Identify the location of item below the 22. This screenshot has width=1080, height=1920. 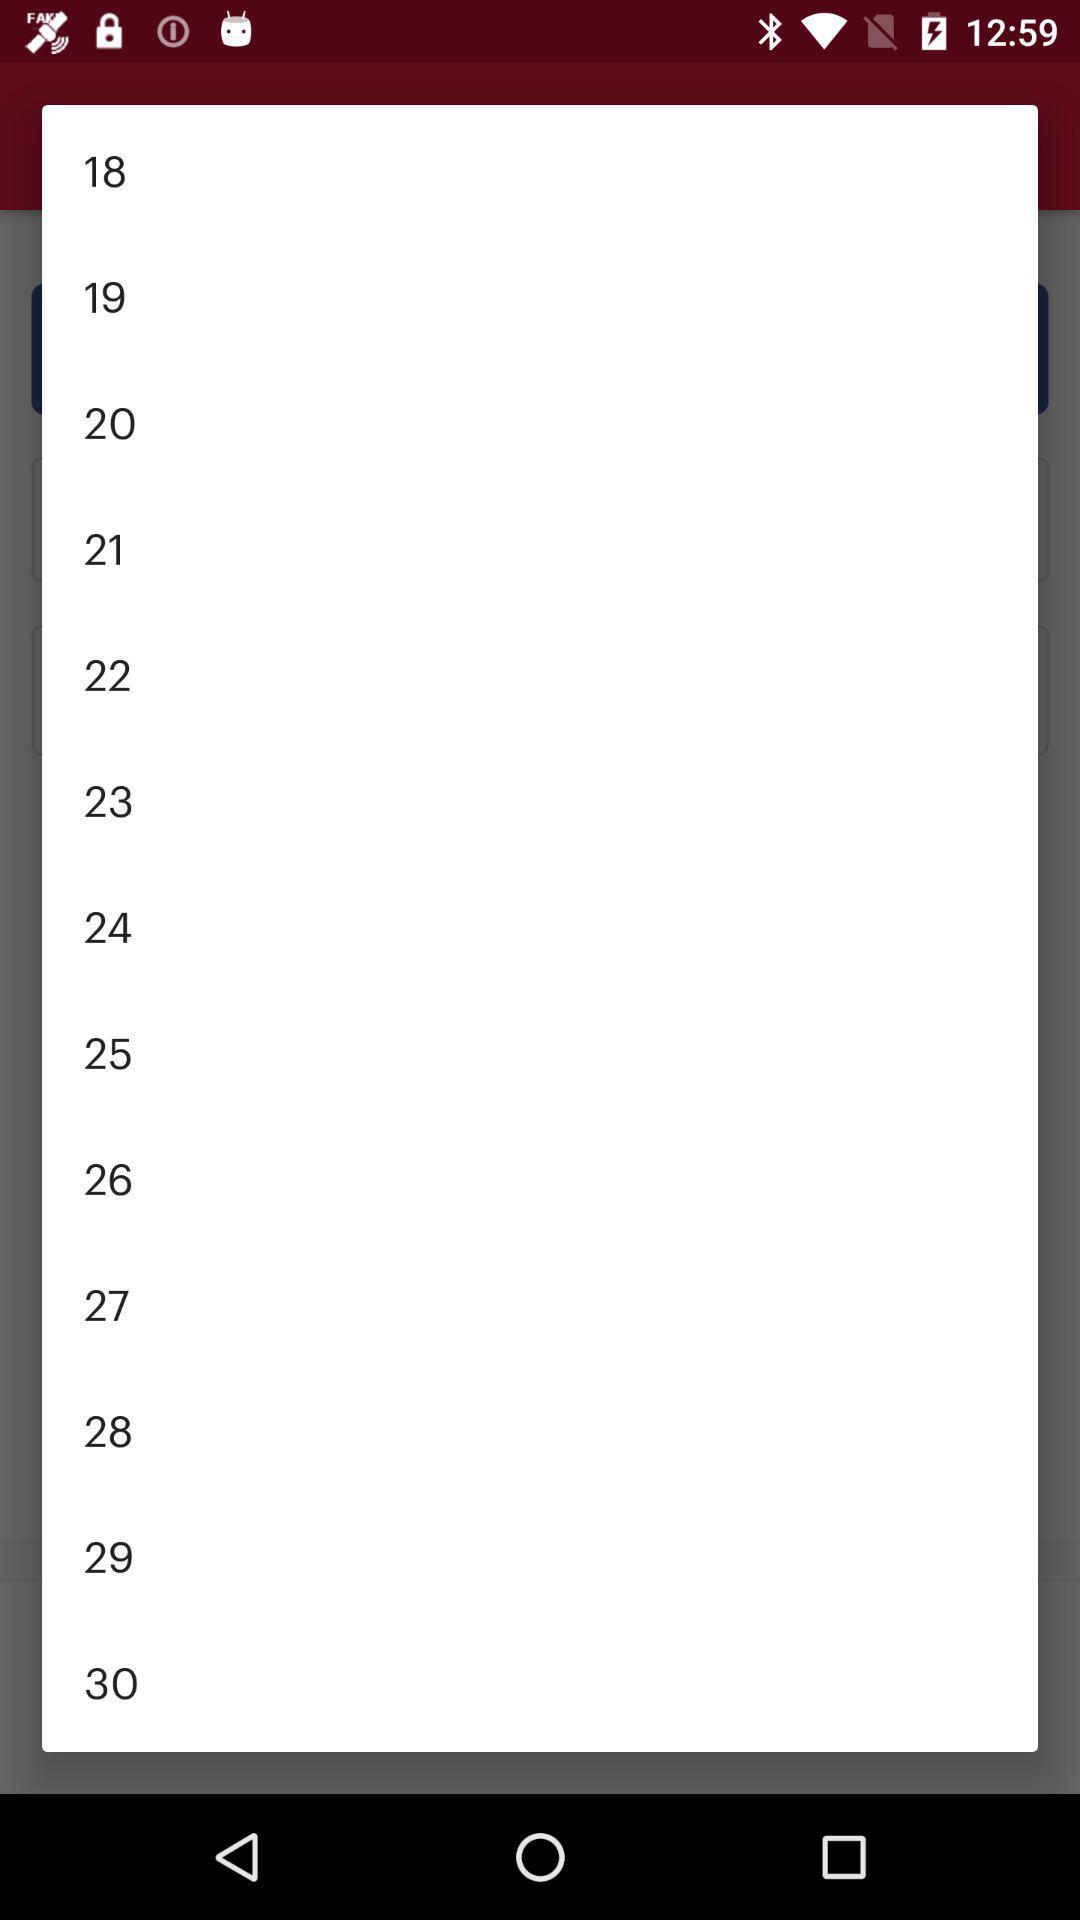
(540, 796).